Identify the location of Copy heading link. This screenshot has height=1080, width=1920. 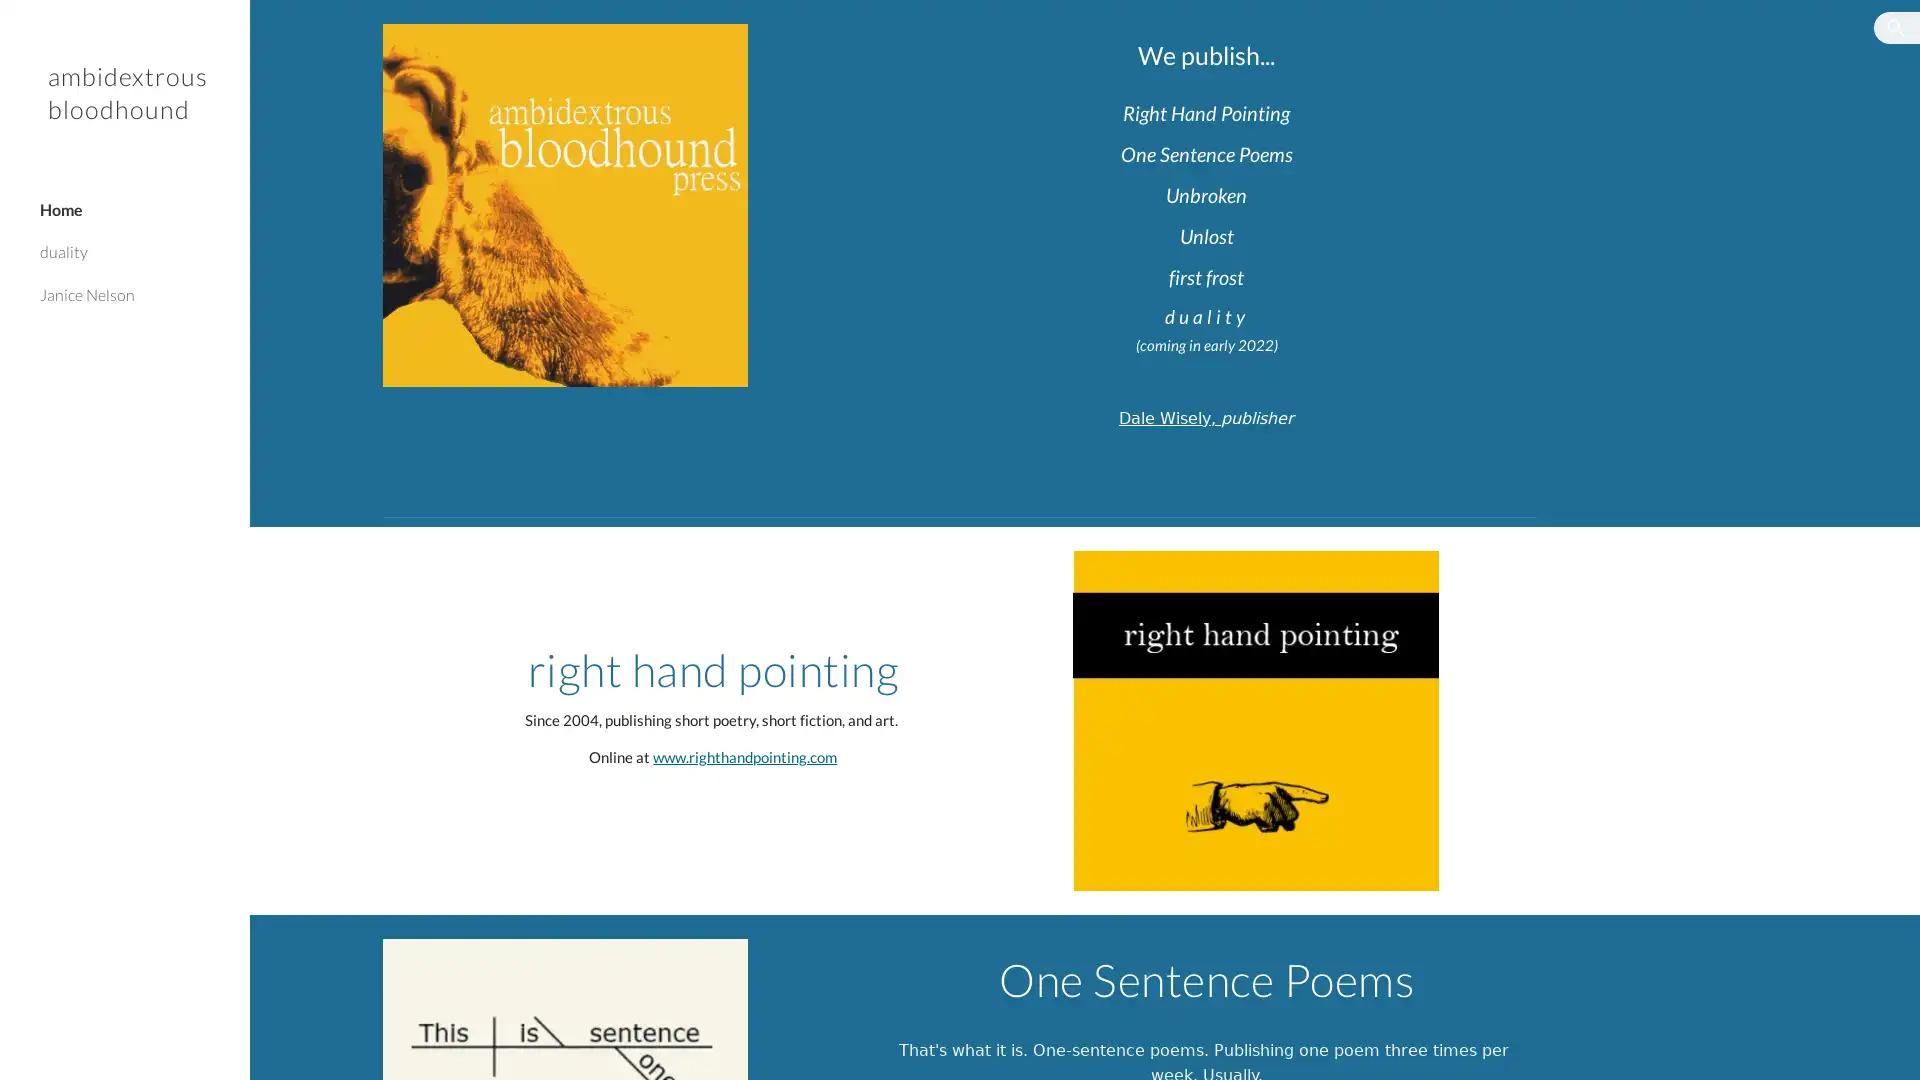
(1560, 978).